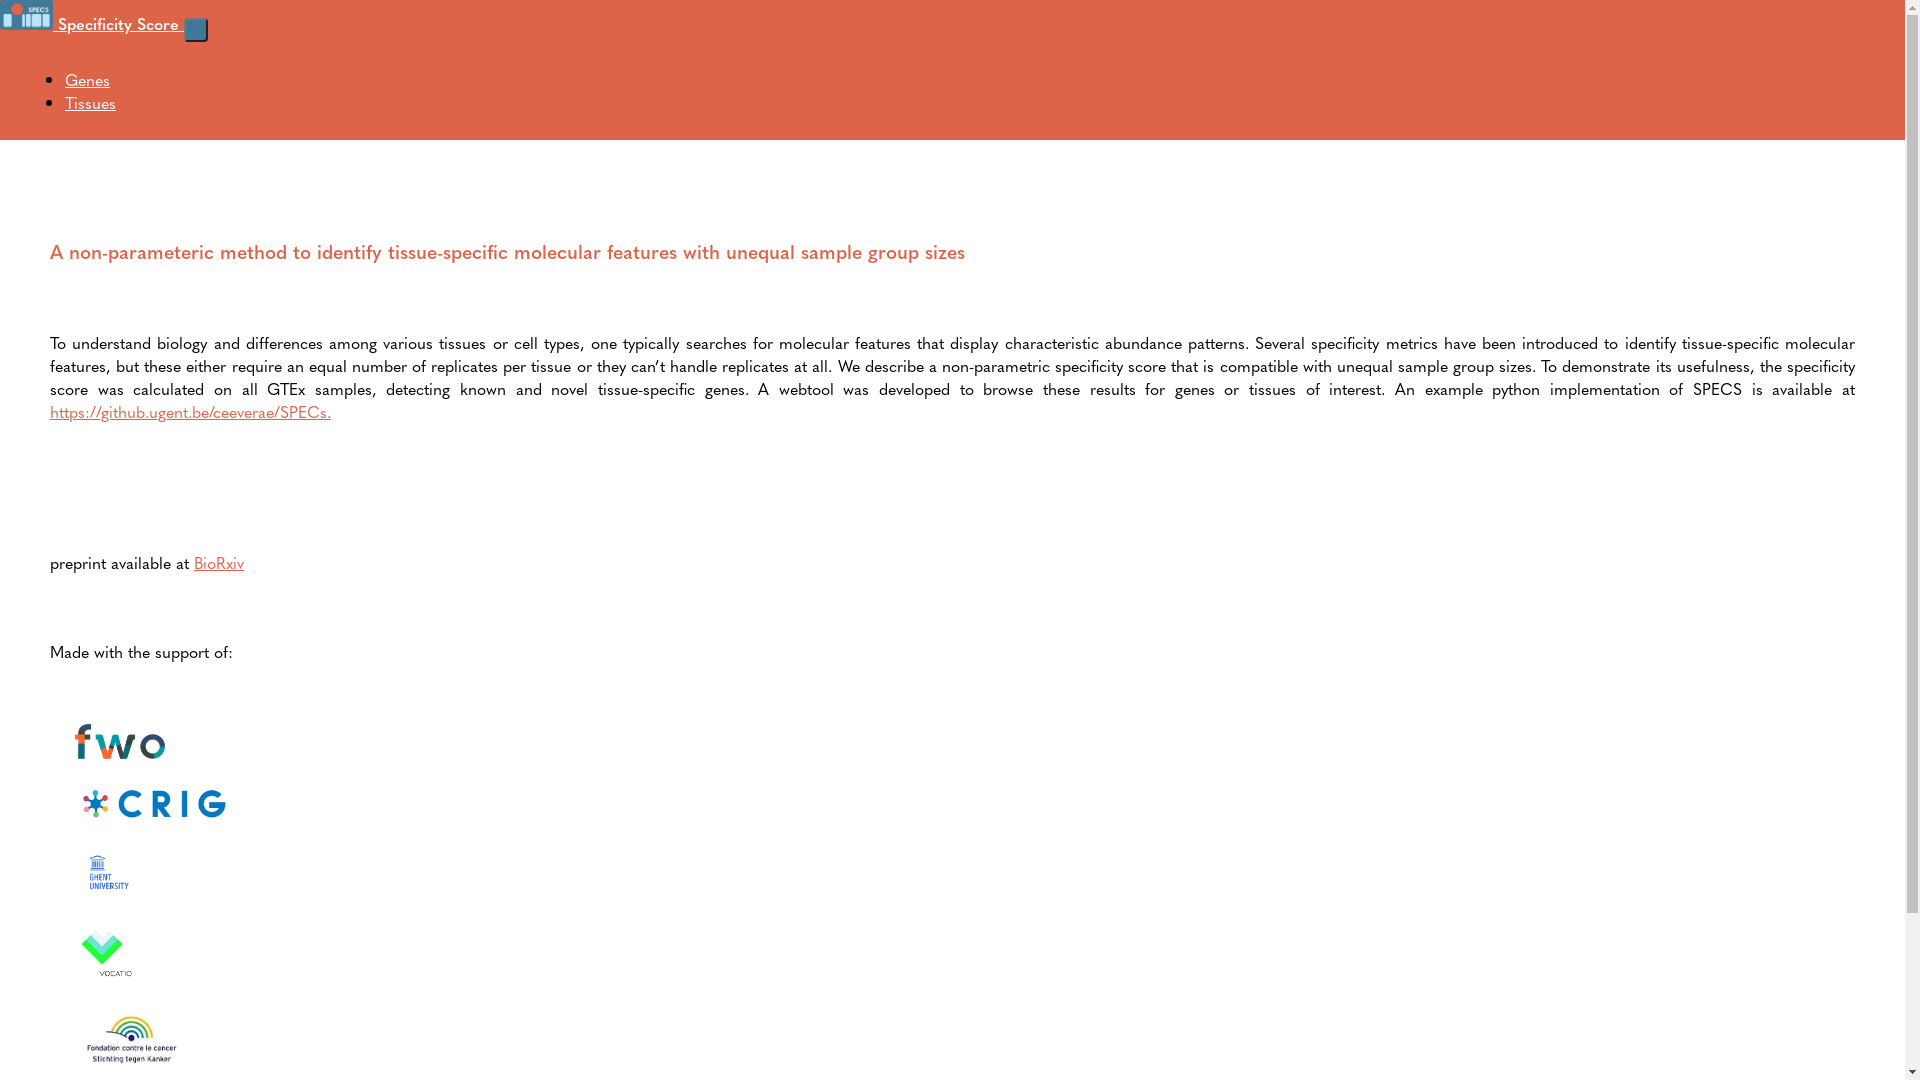 Image resolution: width=1920 pixels, height=1080 pixels. Describe the element at coordinates (86, 78) in the screenshot. I see `'Genes'` at that location.